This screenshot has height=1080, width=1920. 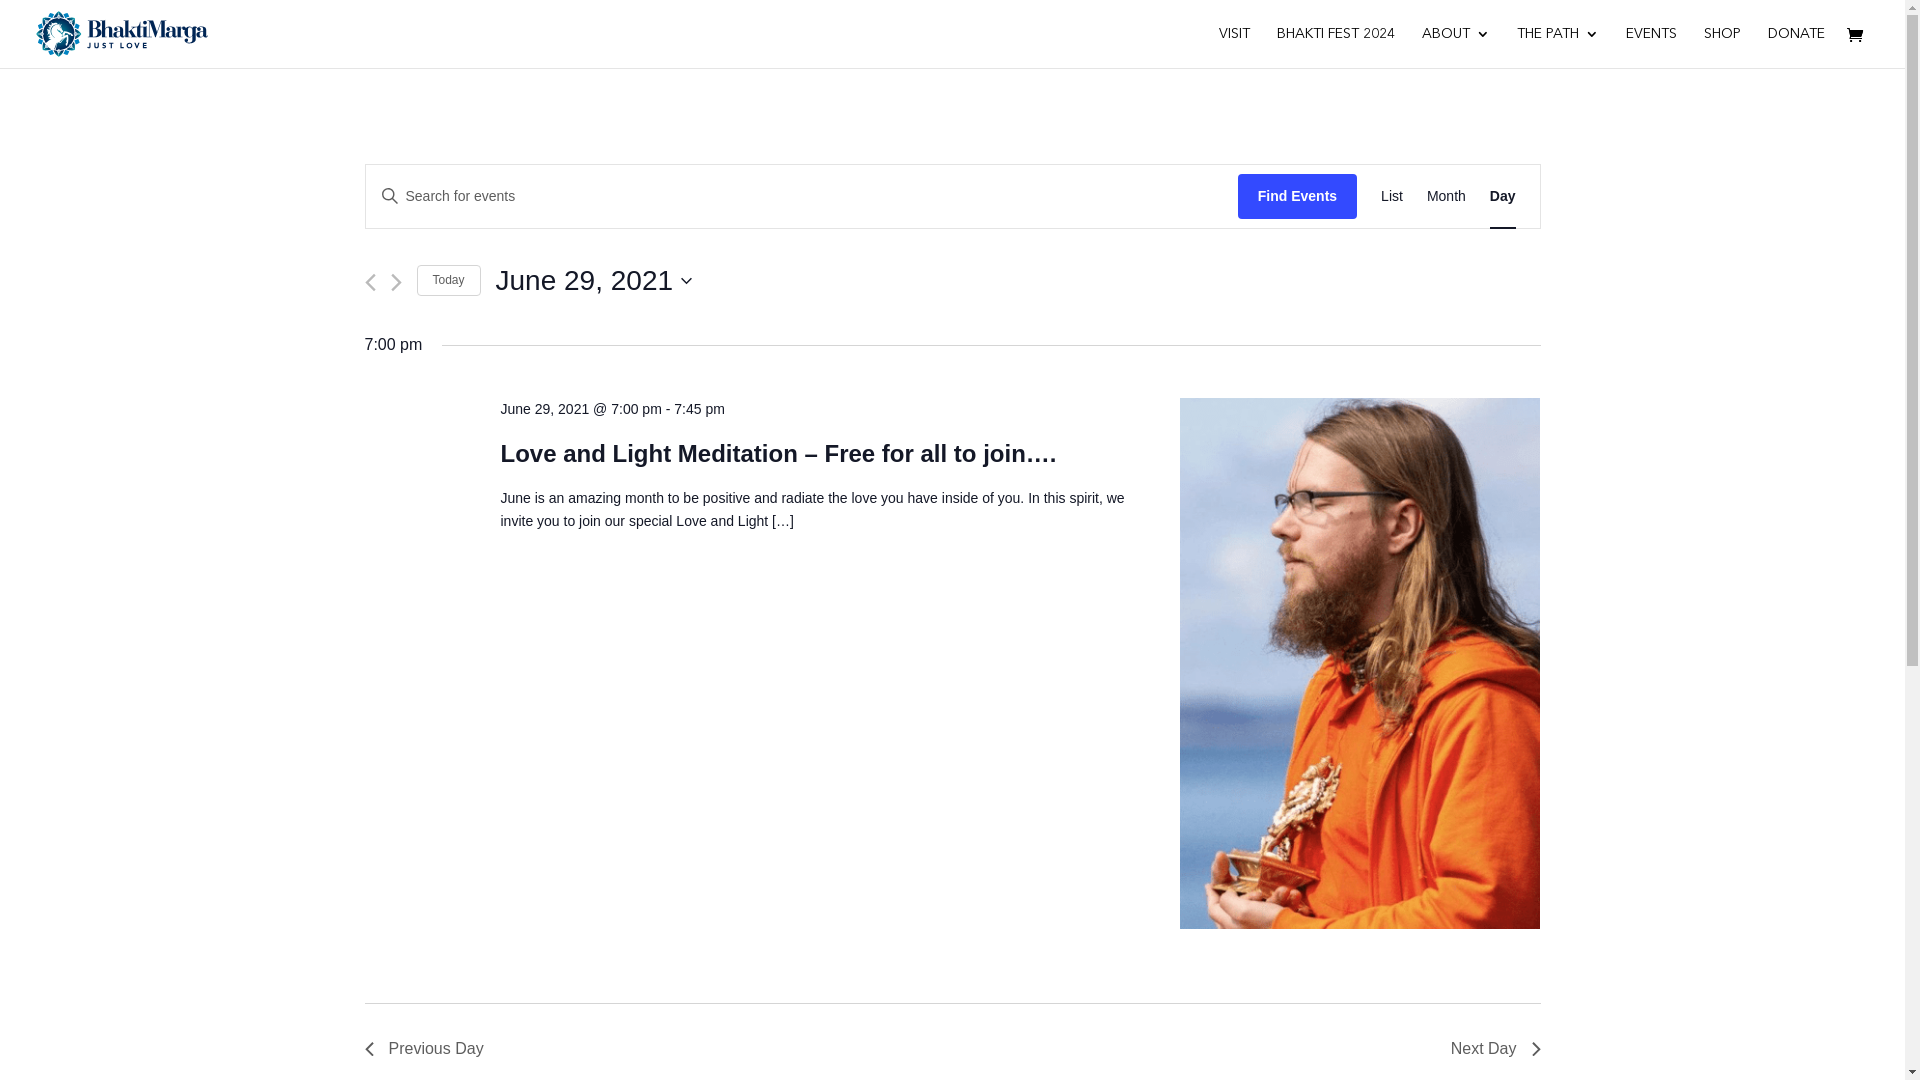 I want to click on 'BHAKTI FEST 2024', so click(x=1335, y=46).